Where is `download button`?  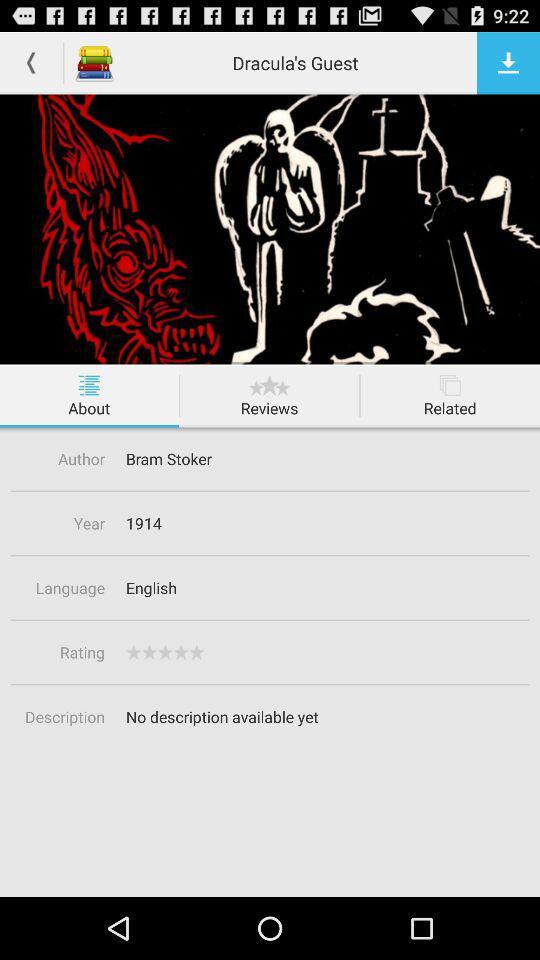
download button is located at coordinates (508, 62).